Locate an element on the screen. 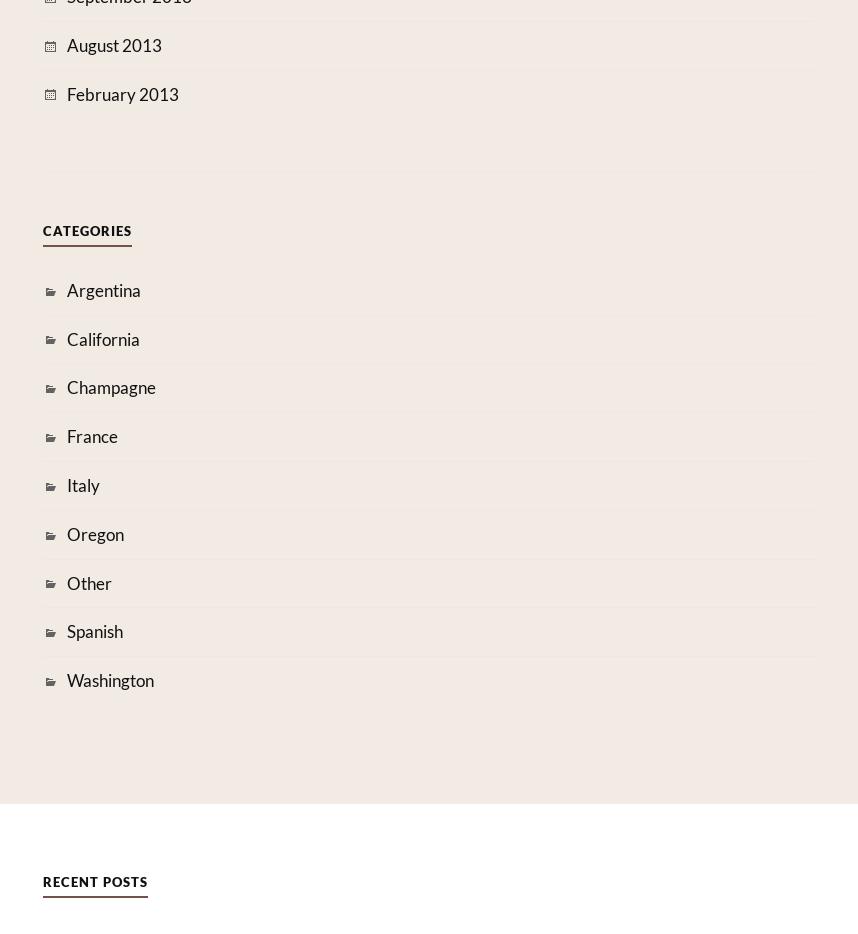 The image size is (858, 934). 'Champagne' is located at coordinates (64, 386).